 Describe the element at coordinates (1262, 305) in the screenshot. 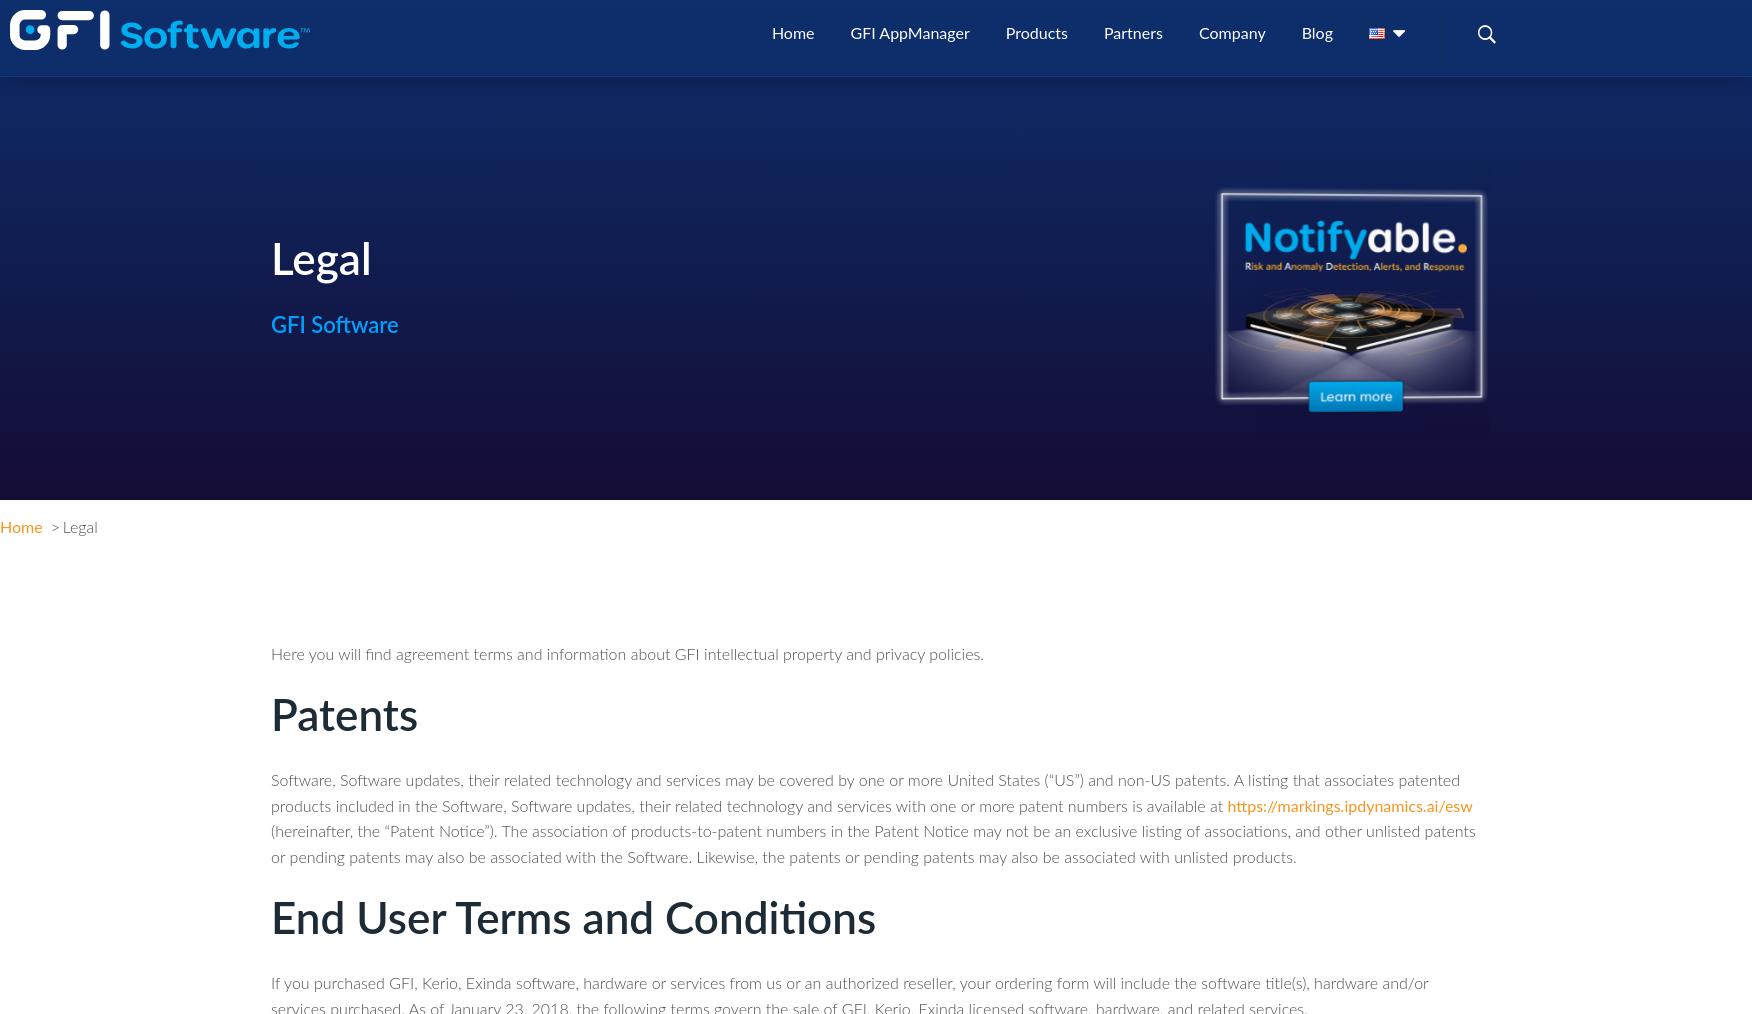

I see `'Press Center'` at that location.